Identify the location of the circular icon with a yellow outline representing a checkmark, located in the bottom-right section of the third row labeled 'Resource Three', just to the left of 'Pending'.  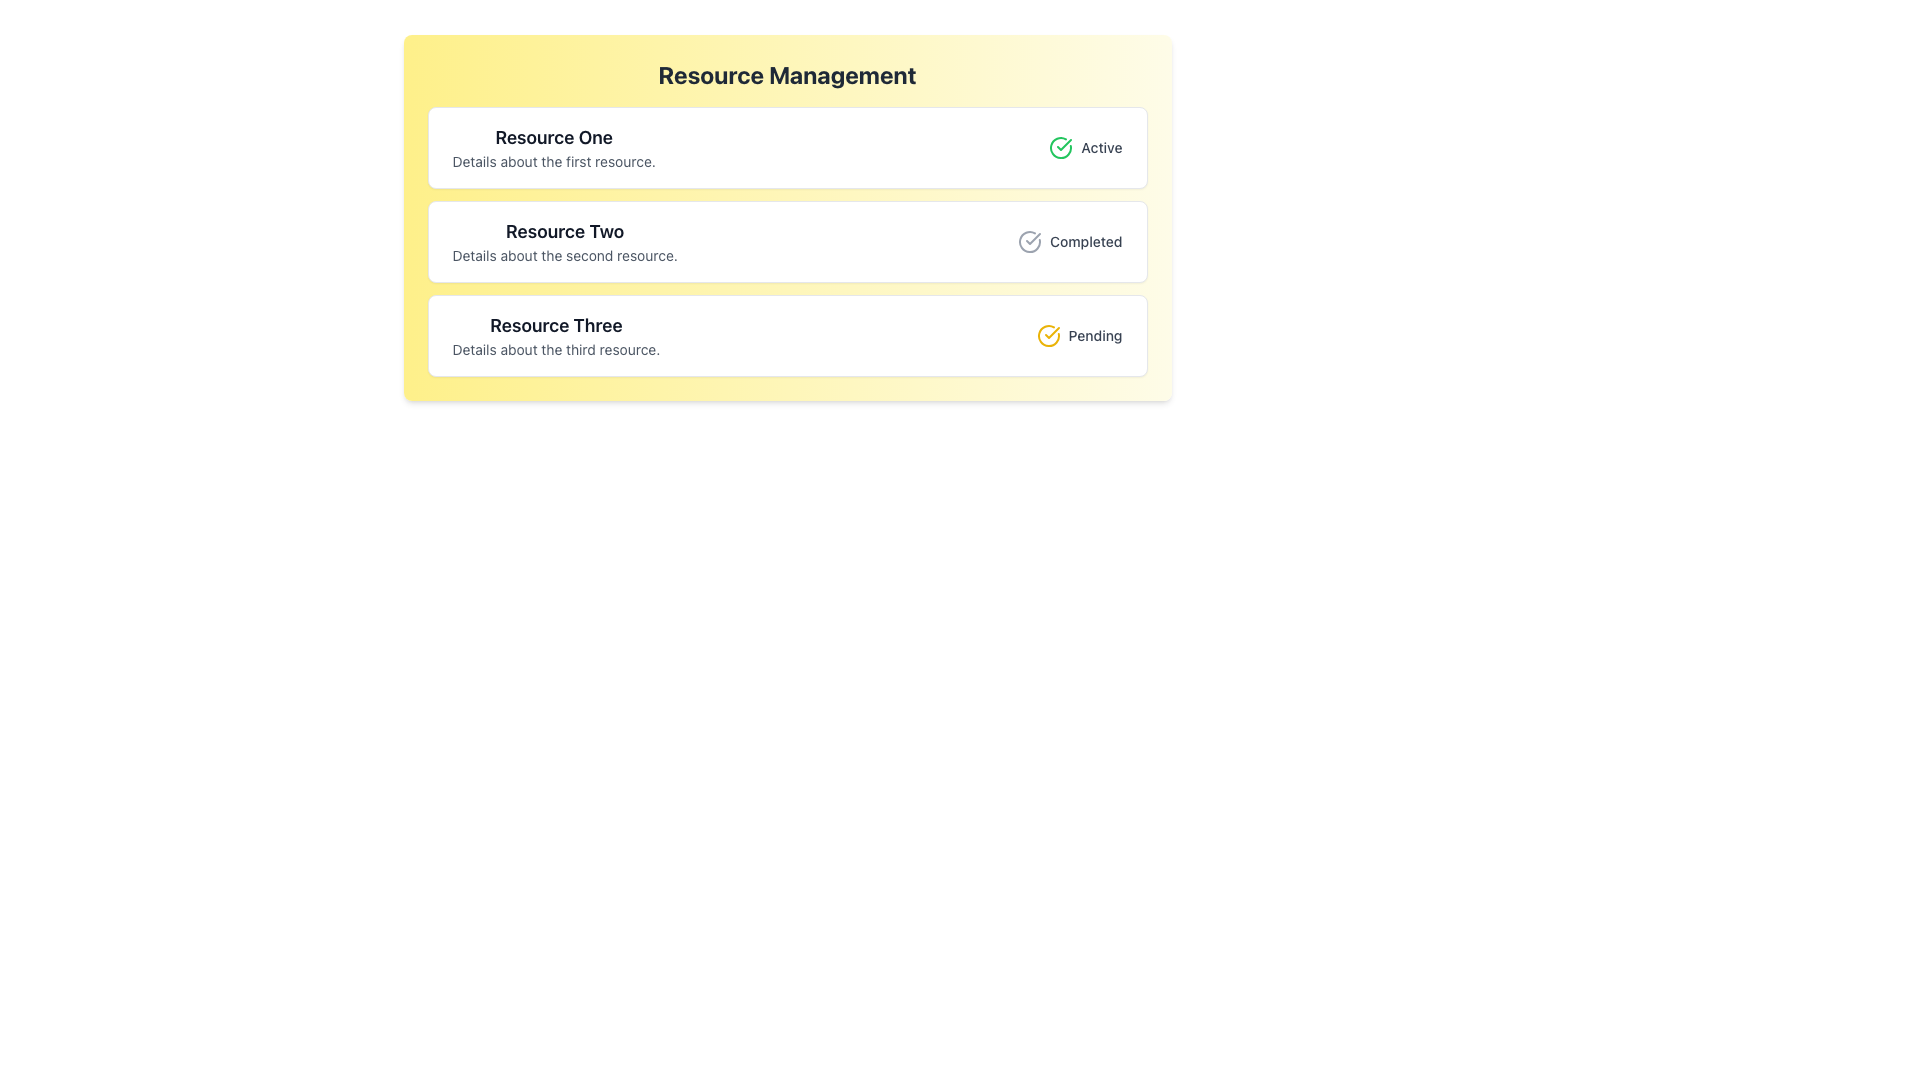
(1047, 334).